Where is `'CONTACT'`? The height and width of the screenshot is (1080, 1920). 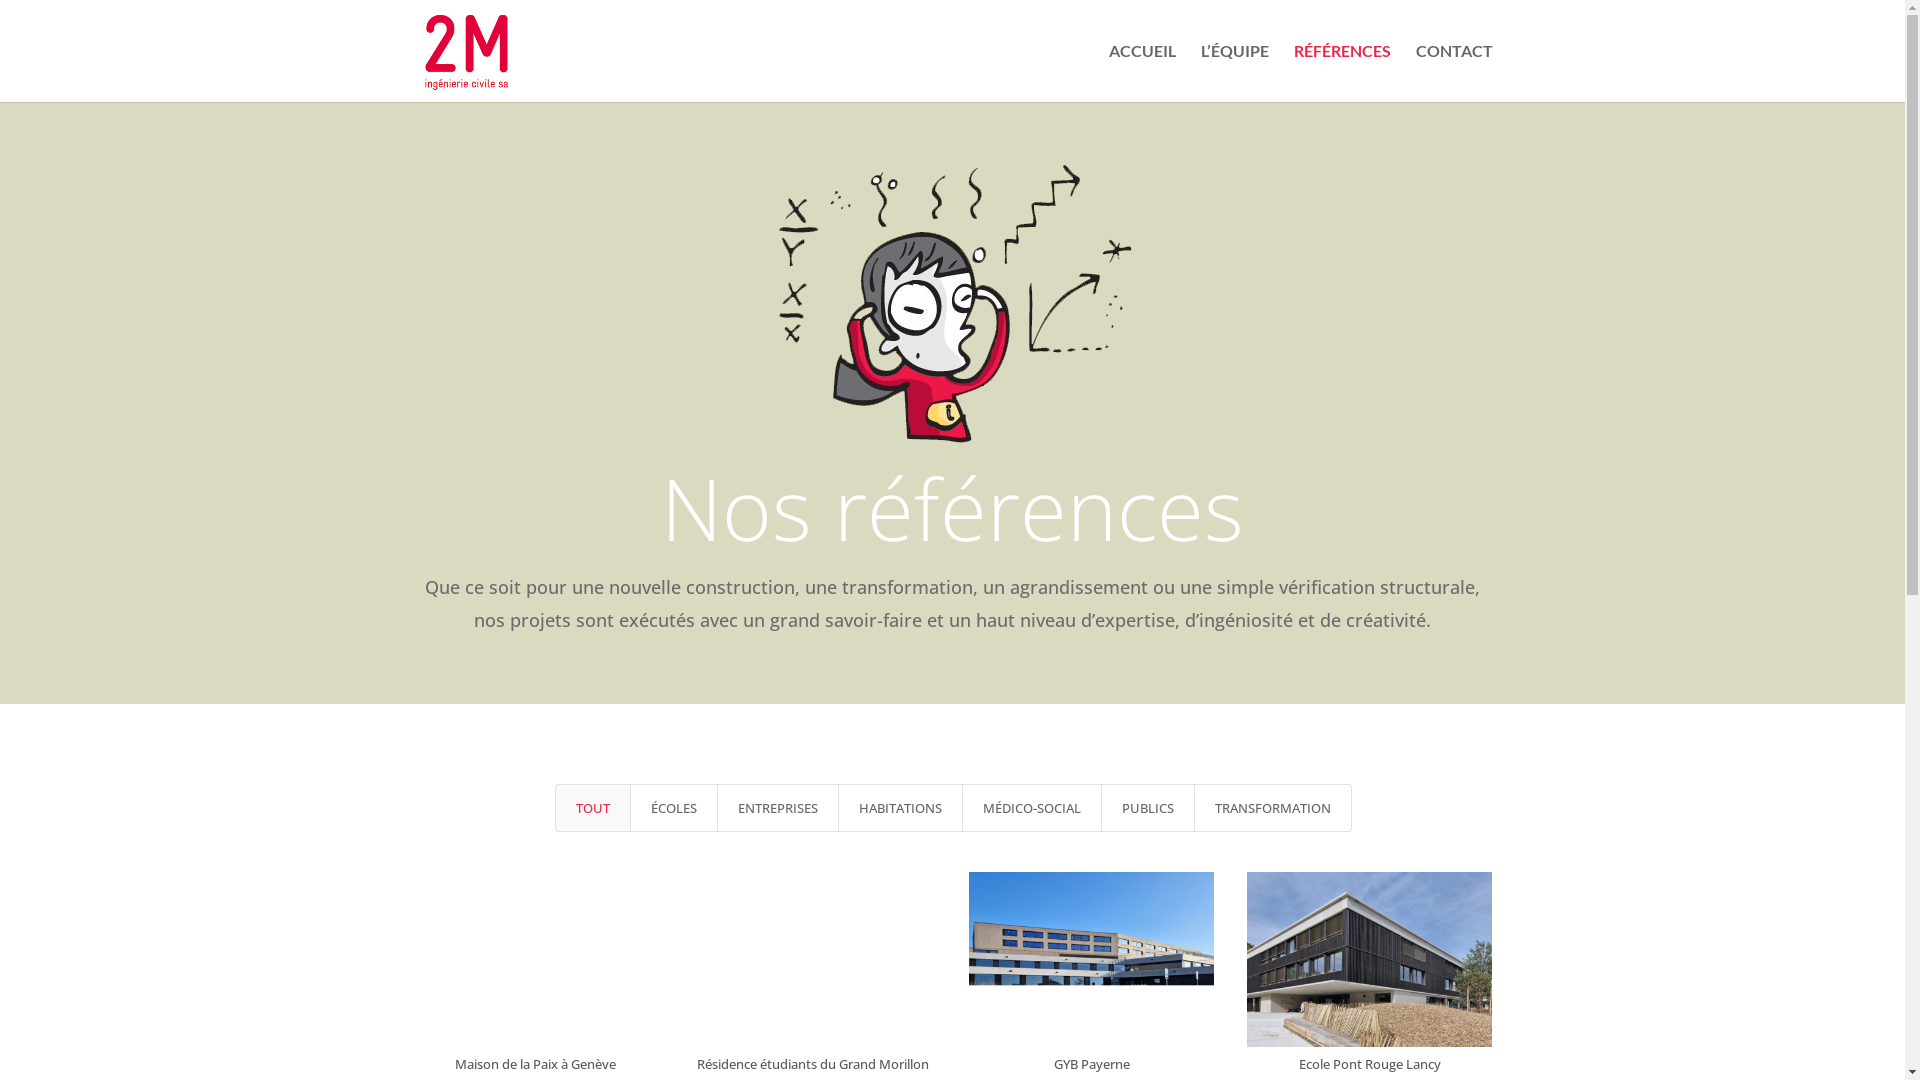
'CONTACT' is located at coordinates (1454, 72).